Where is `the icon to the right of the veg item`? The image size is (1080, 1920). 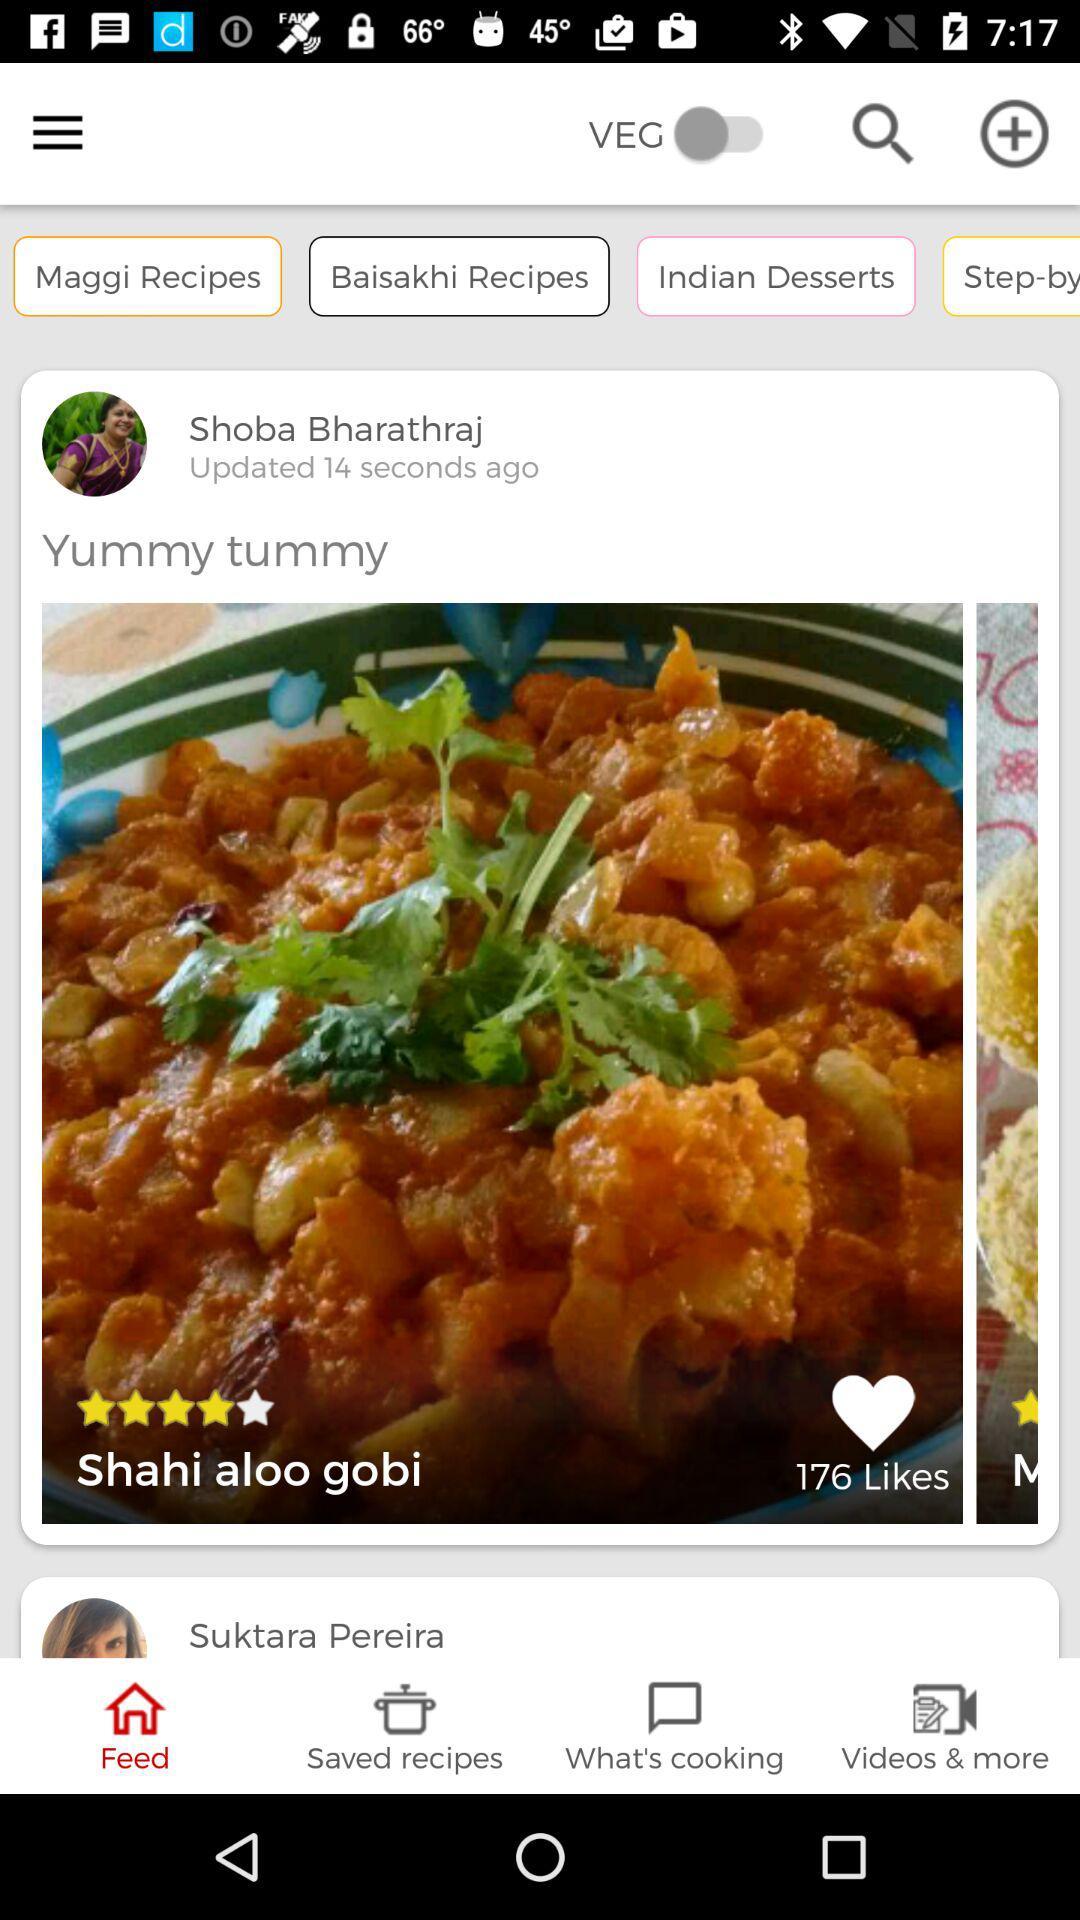 the icon to the right of the veg item is located at coordinates (882, 132).